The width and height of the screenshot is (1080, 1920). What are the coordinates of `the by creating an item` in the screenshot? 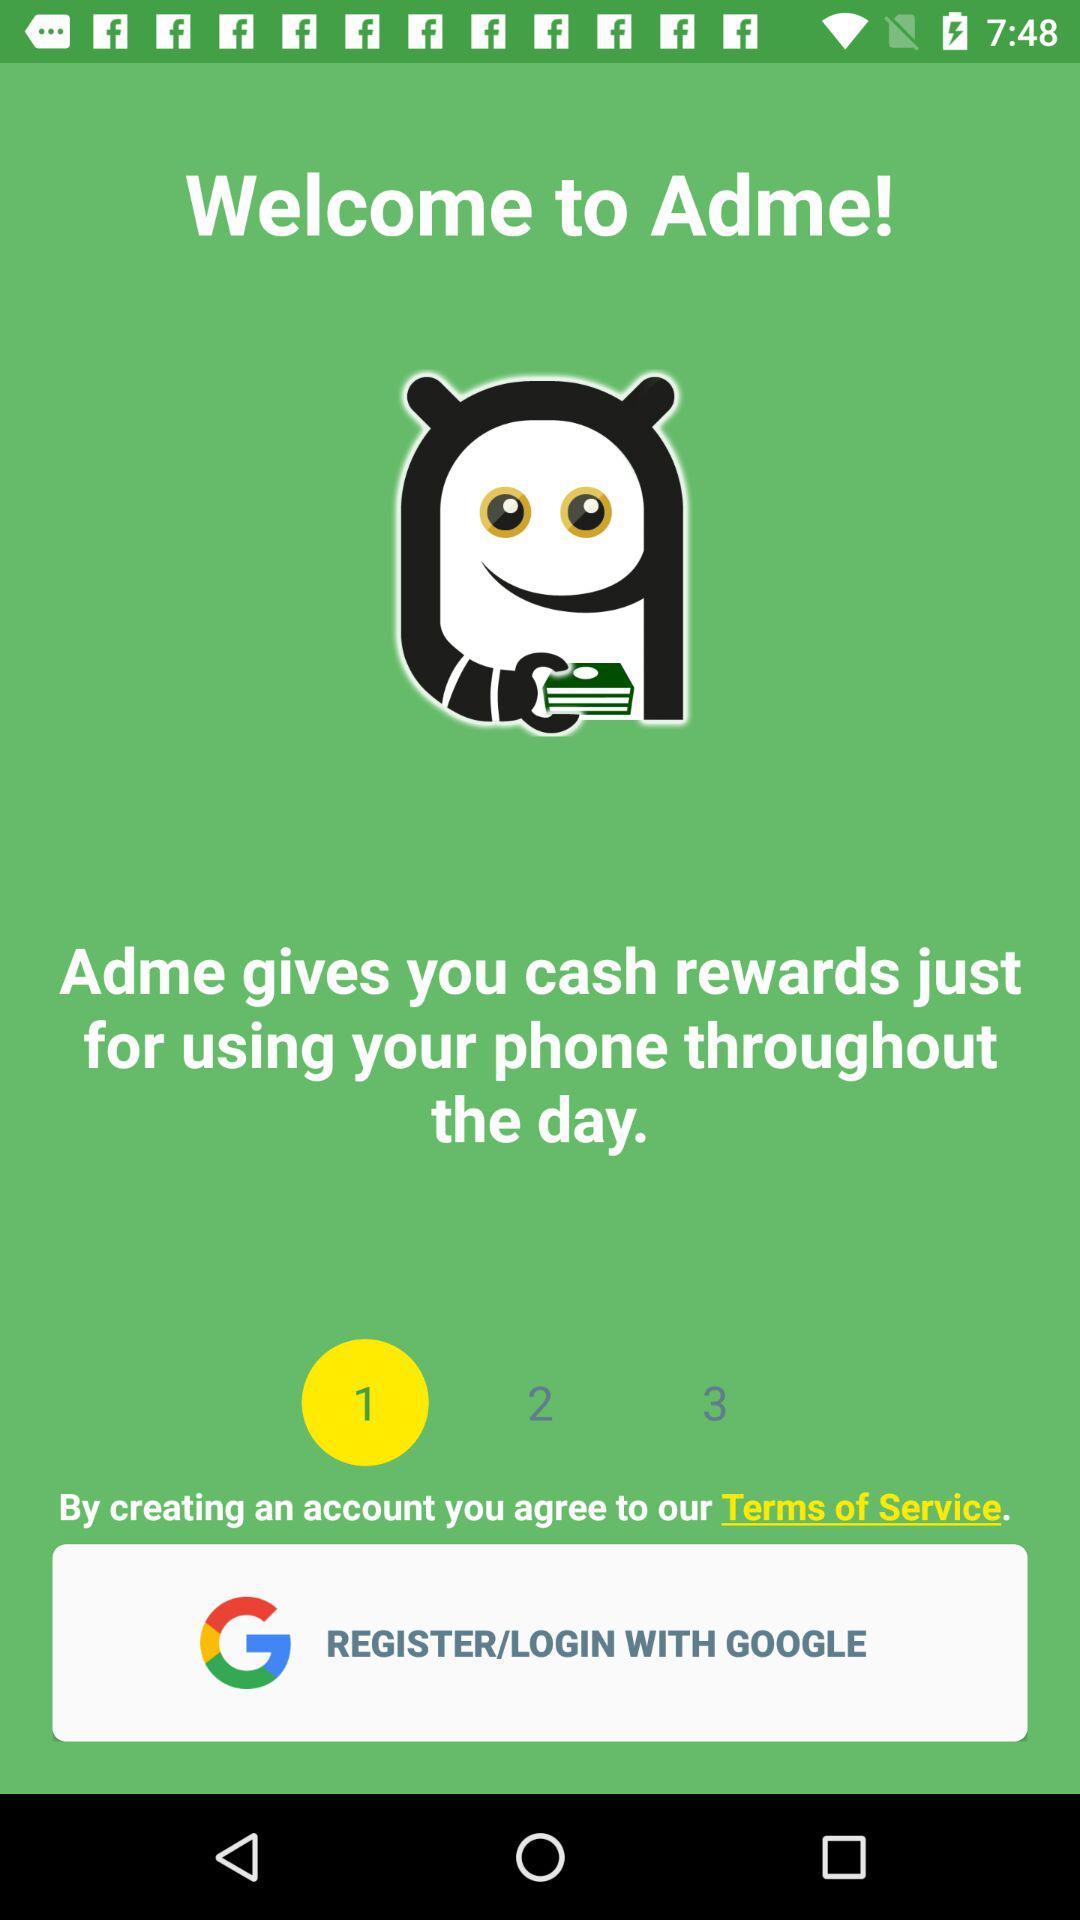 It's located at (538, 1506).